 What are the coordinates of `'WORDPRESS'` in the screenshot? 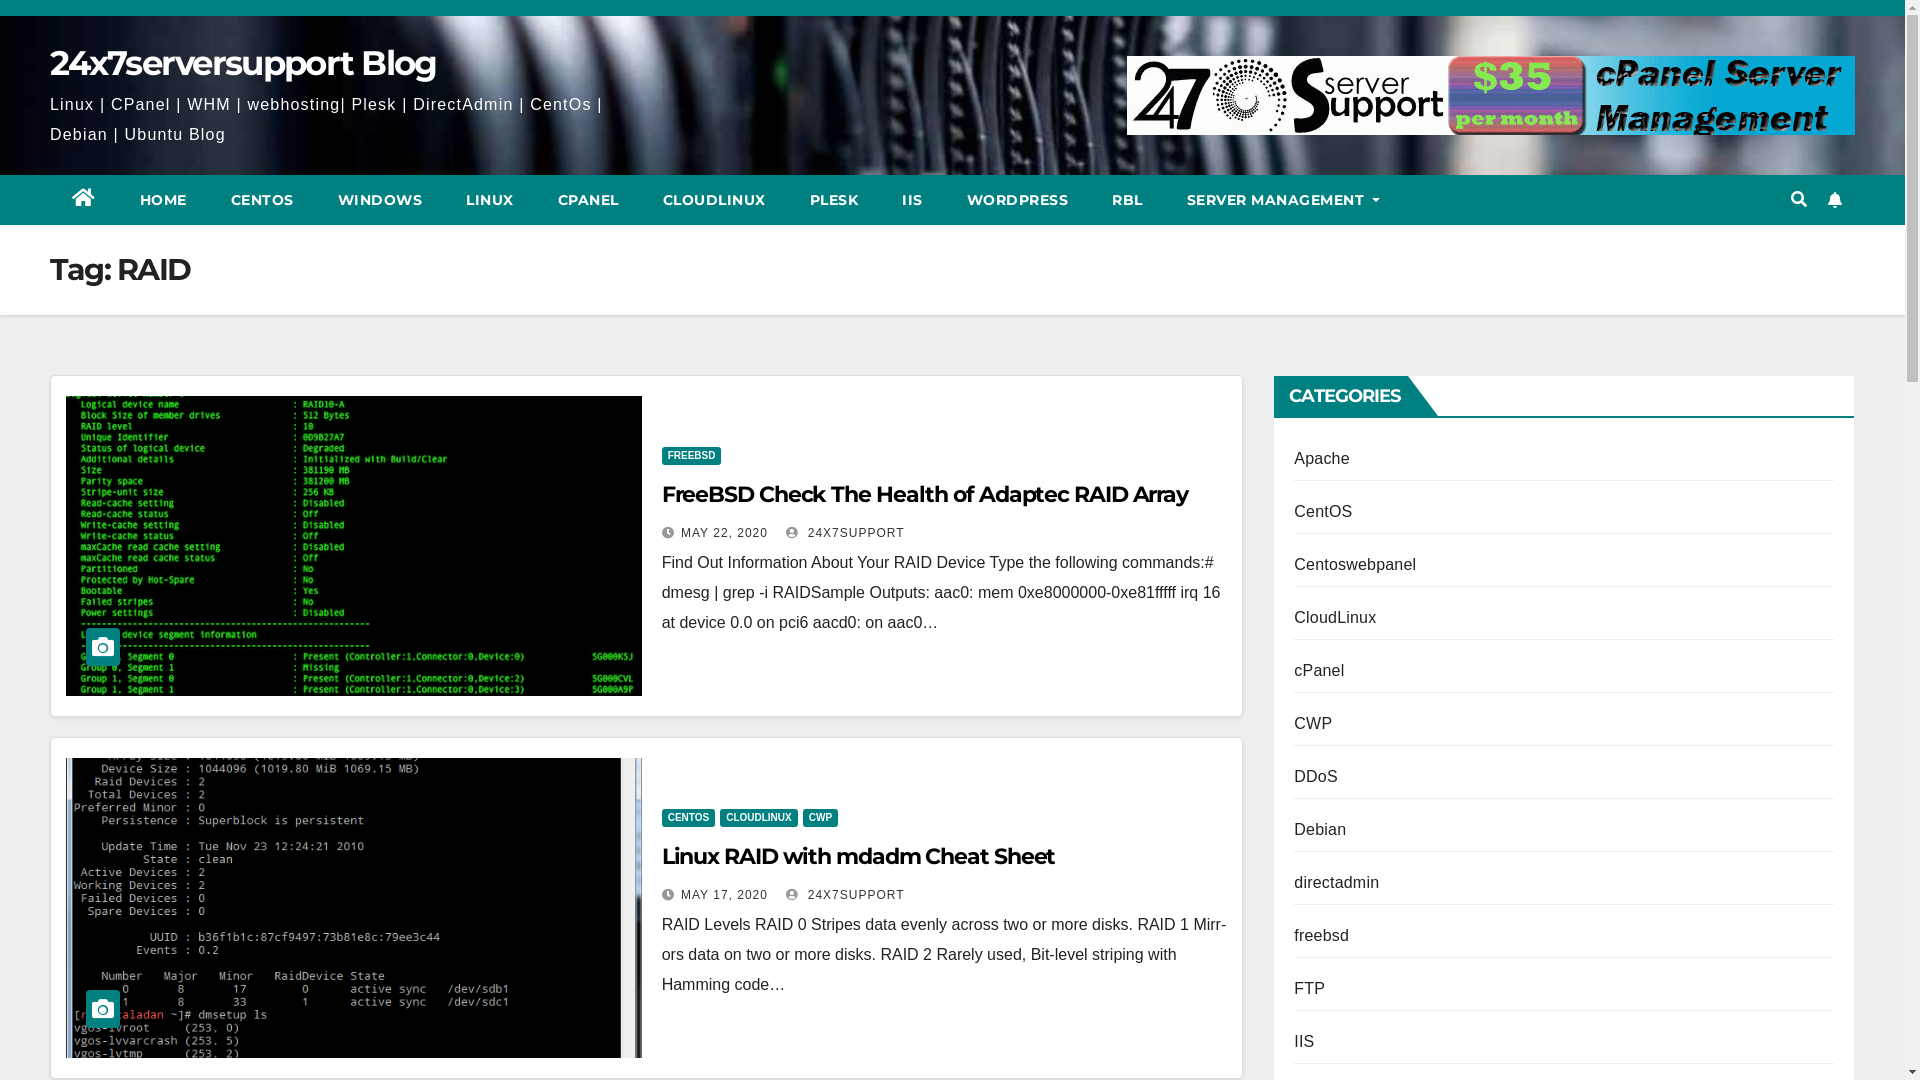 It's located at (1017, 200).